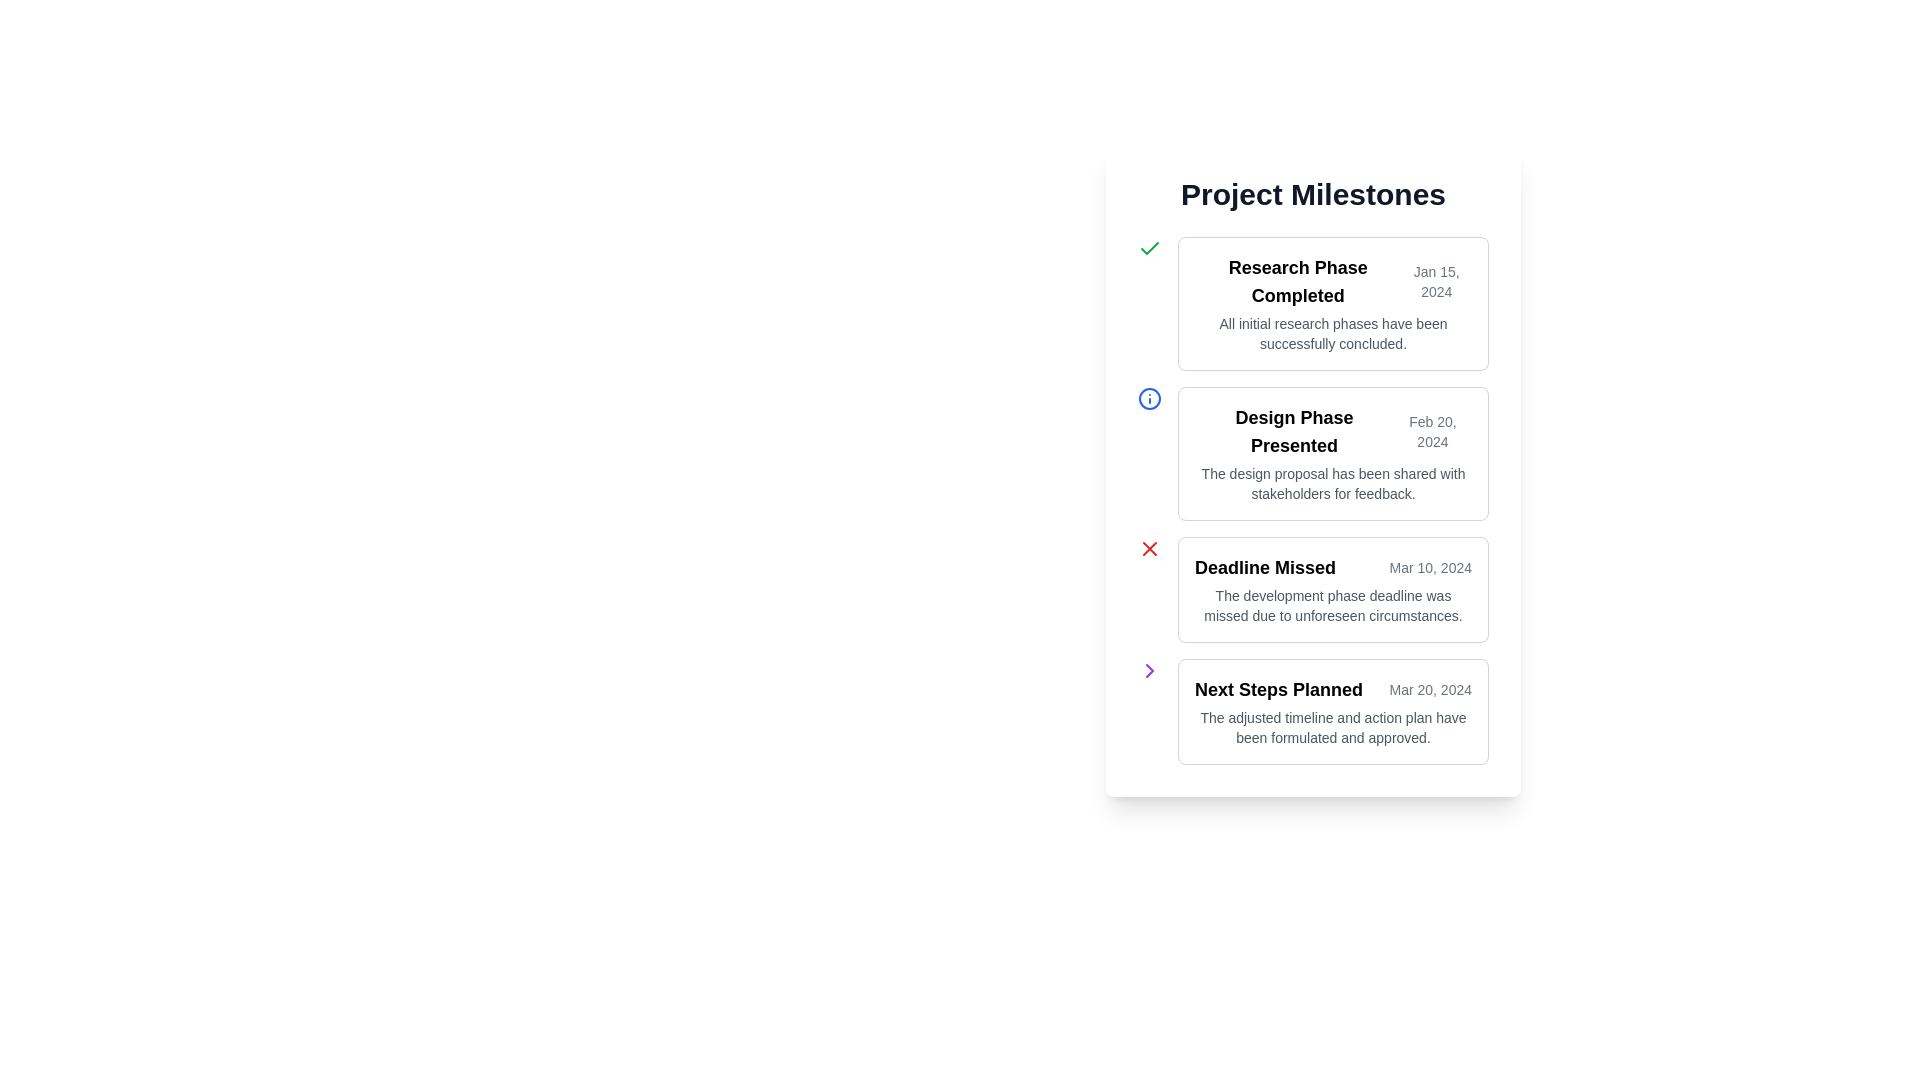 The height and width of the screenshot is (1080, 1920). Describe the element at coordinates (1313, 454) in the screenshot. I see `information displayed in the Card component that details the milestone 'Design Phase Presented' in the 'Project Milestones' section` at that location.